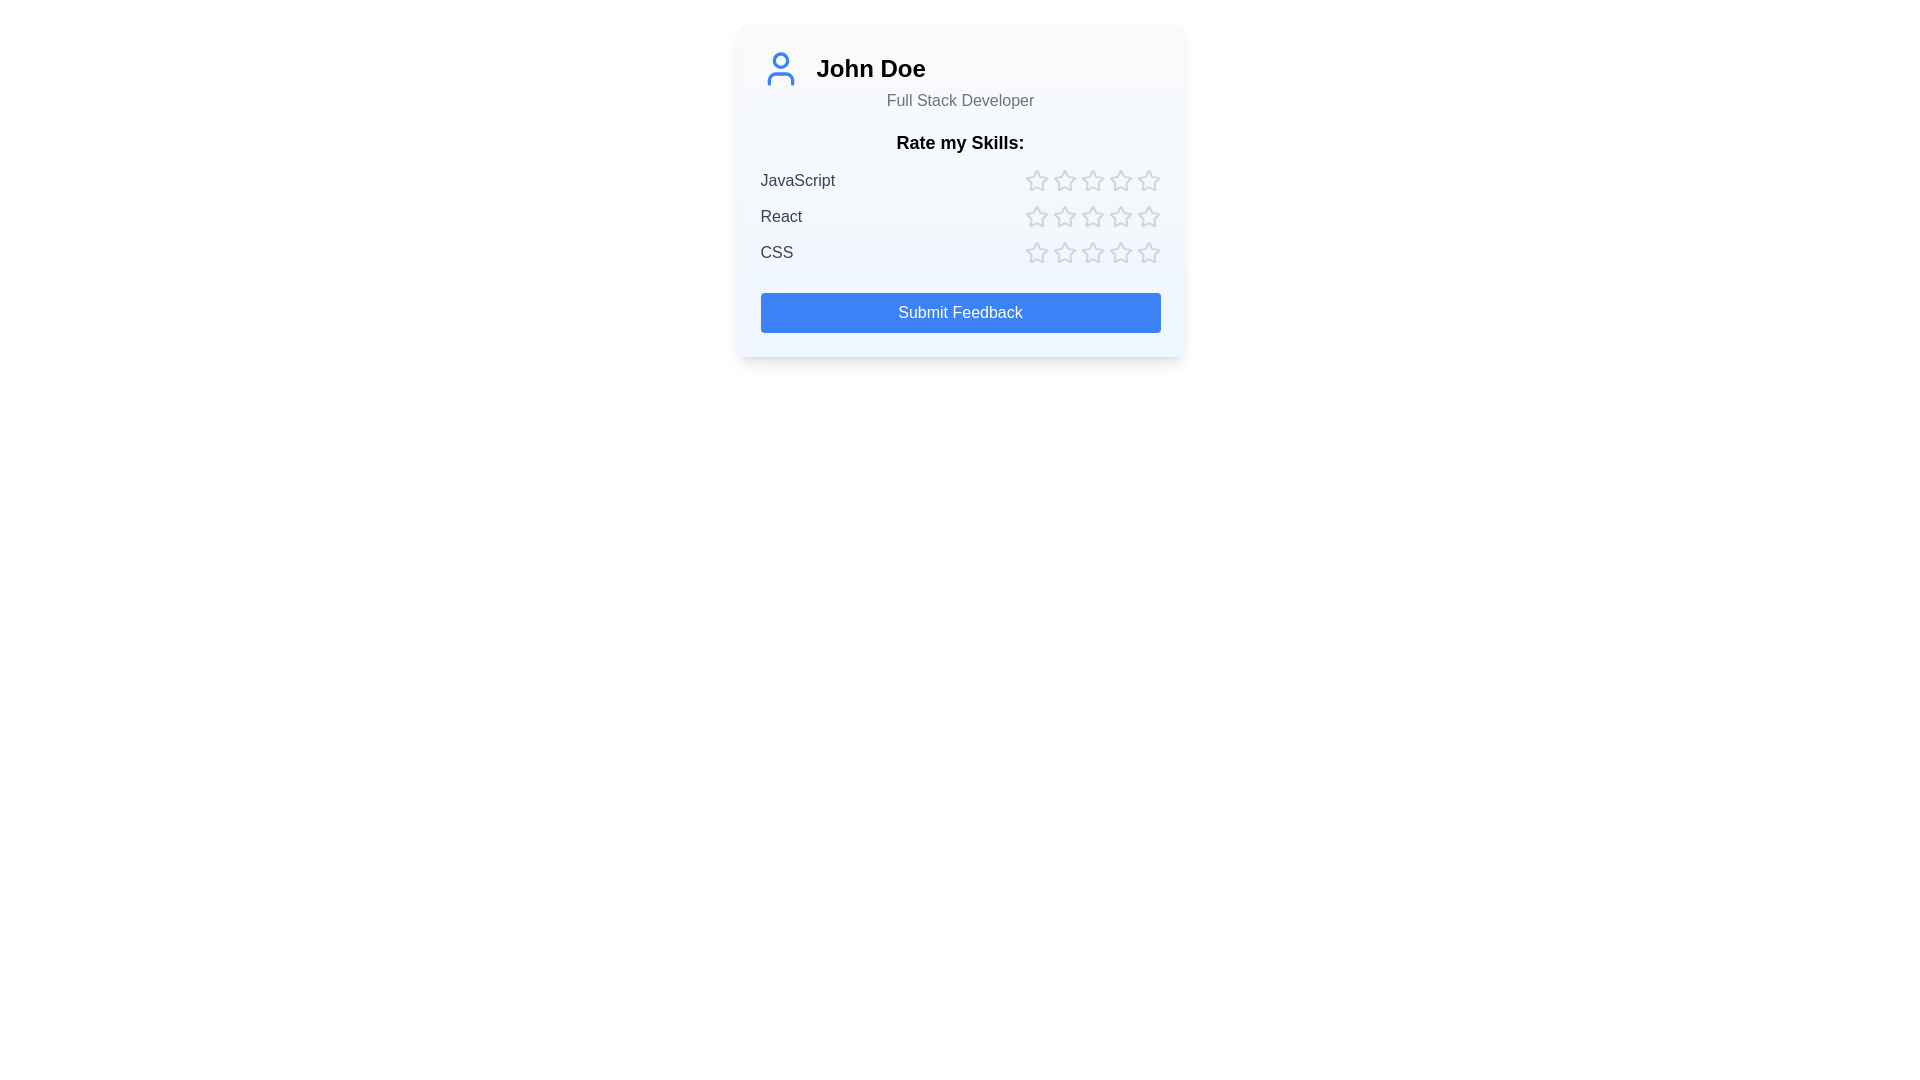 The image size is (1920, 1080). What do you see at coordinates (1063, 252) in the screenshot?
I see `the star corresponding to skill CSS and rating 2` at bounding box center [1063, 252].